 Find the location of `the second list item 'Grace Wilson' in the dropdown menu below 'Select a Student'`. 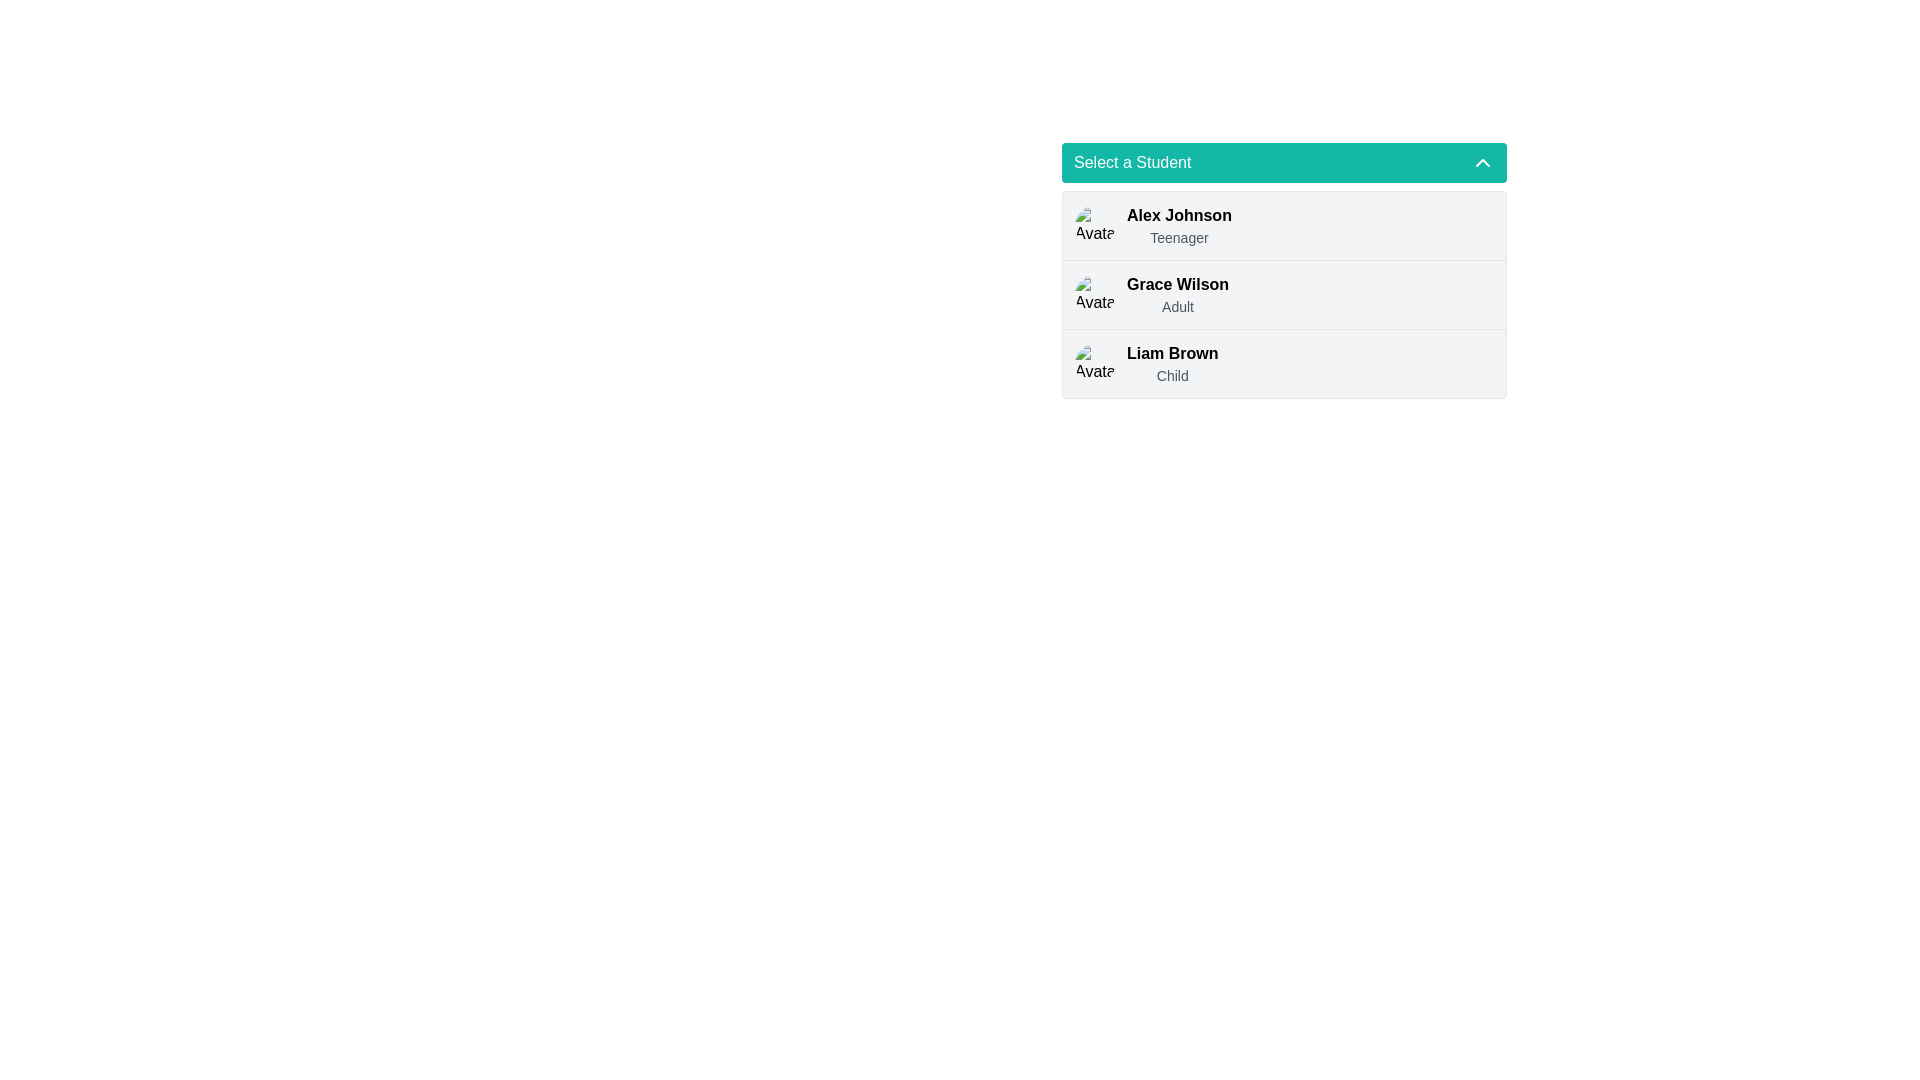

the second list item 'Grace Wilson' in the dropdown menu below 'Select a Student' is located at coordinates (1284, 270).